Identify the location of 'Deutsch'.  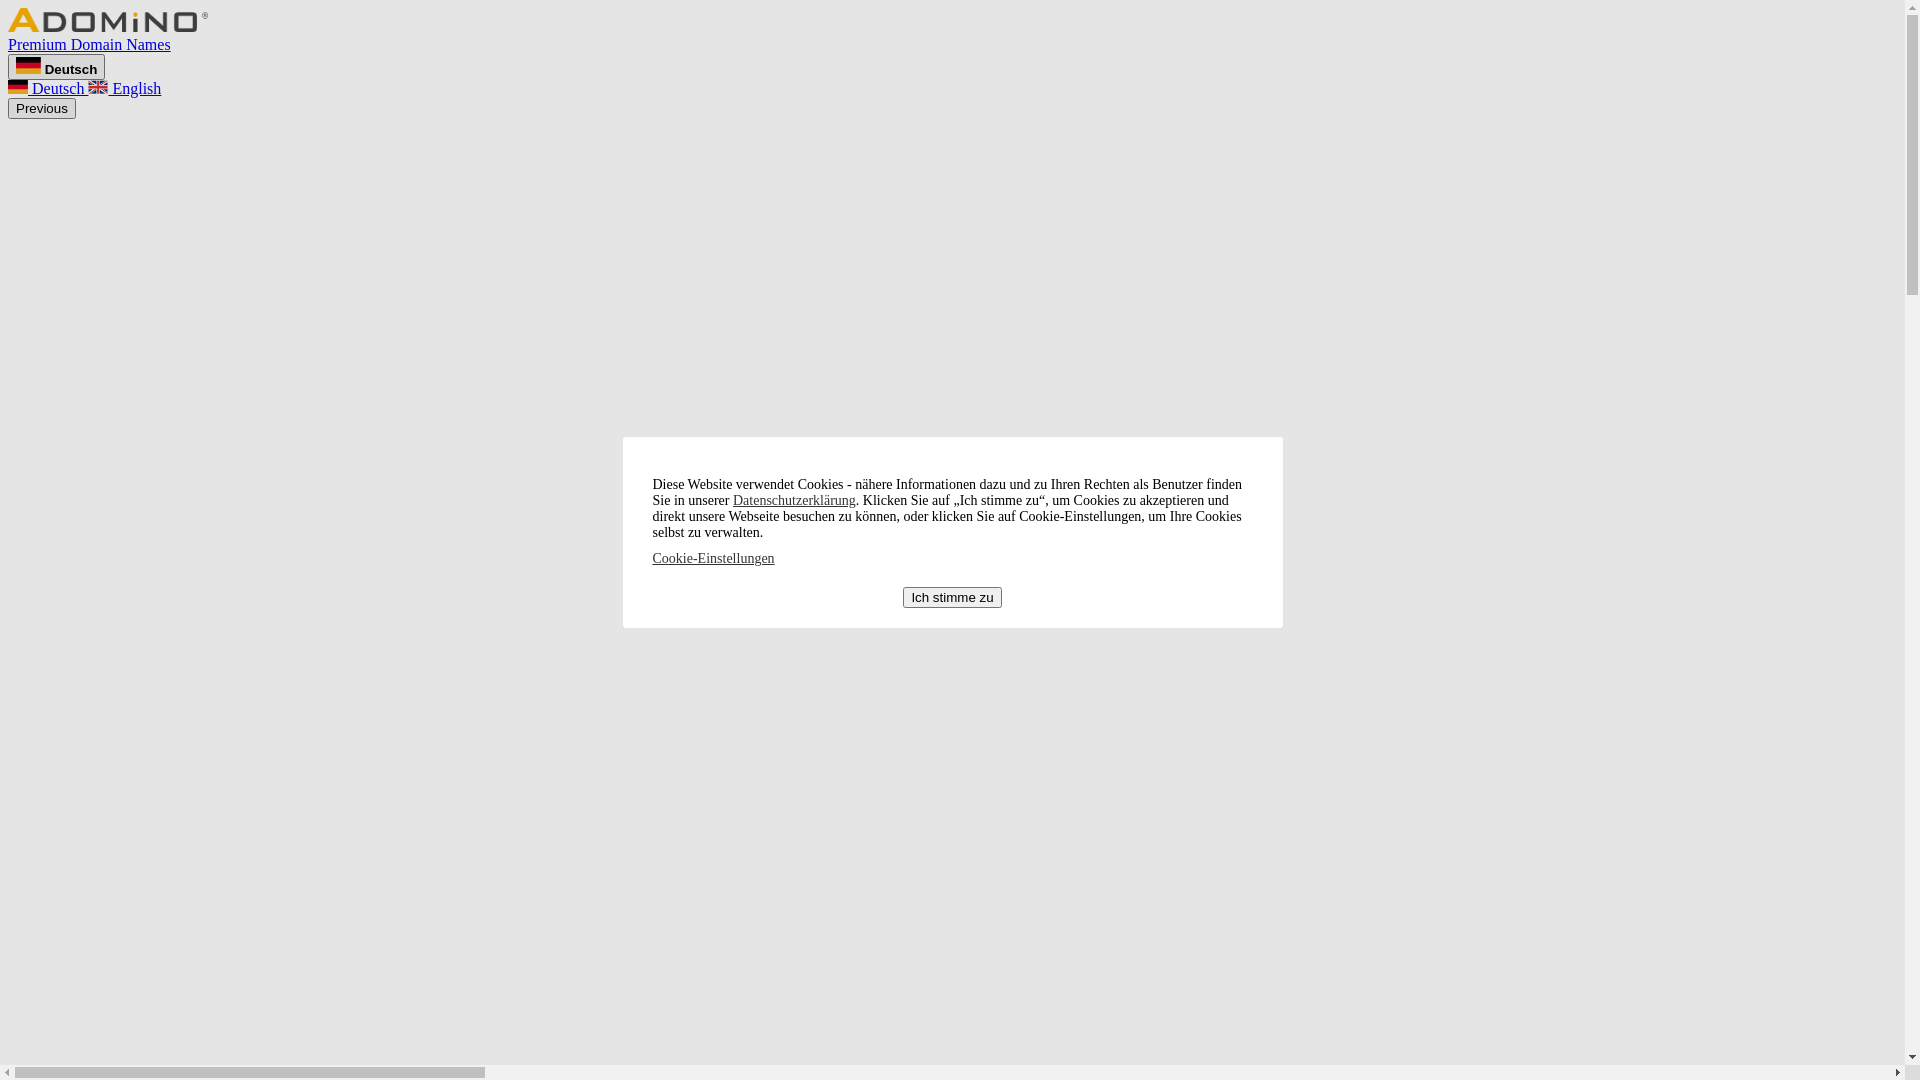
(48, 87).